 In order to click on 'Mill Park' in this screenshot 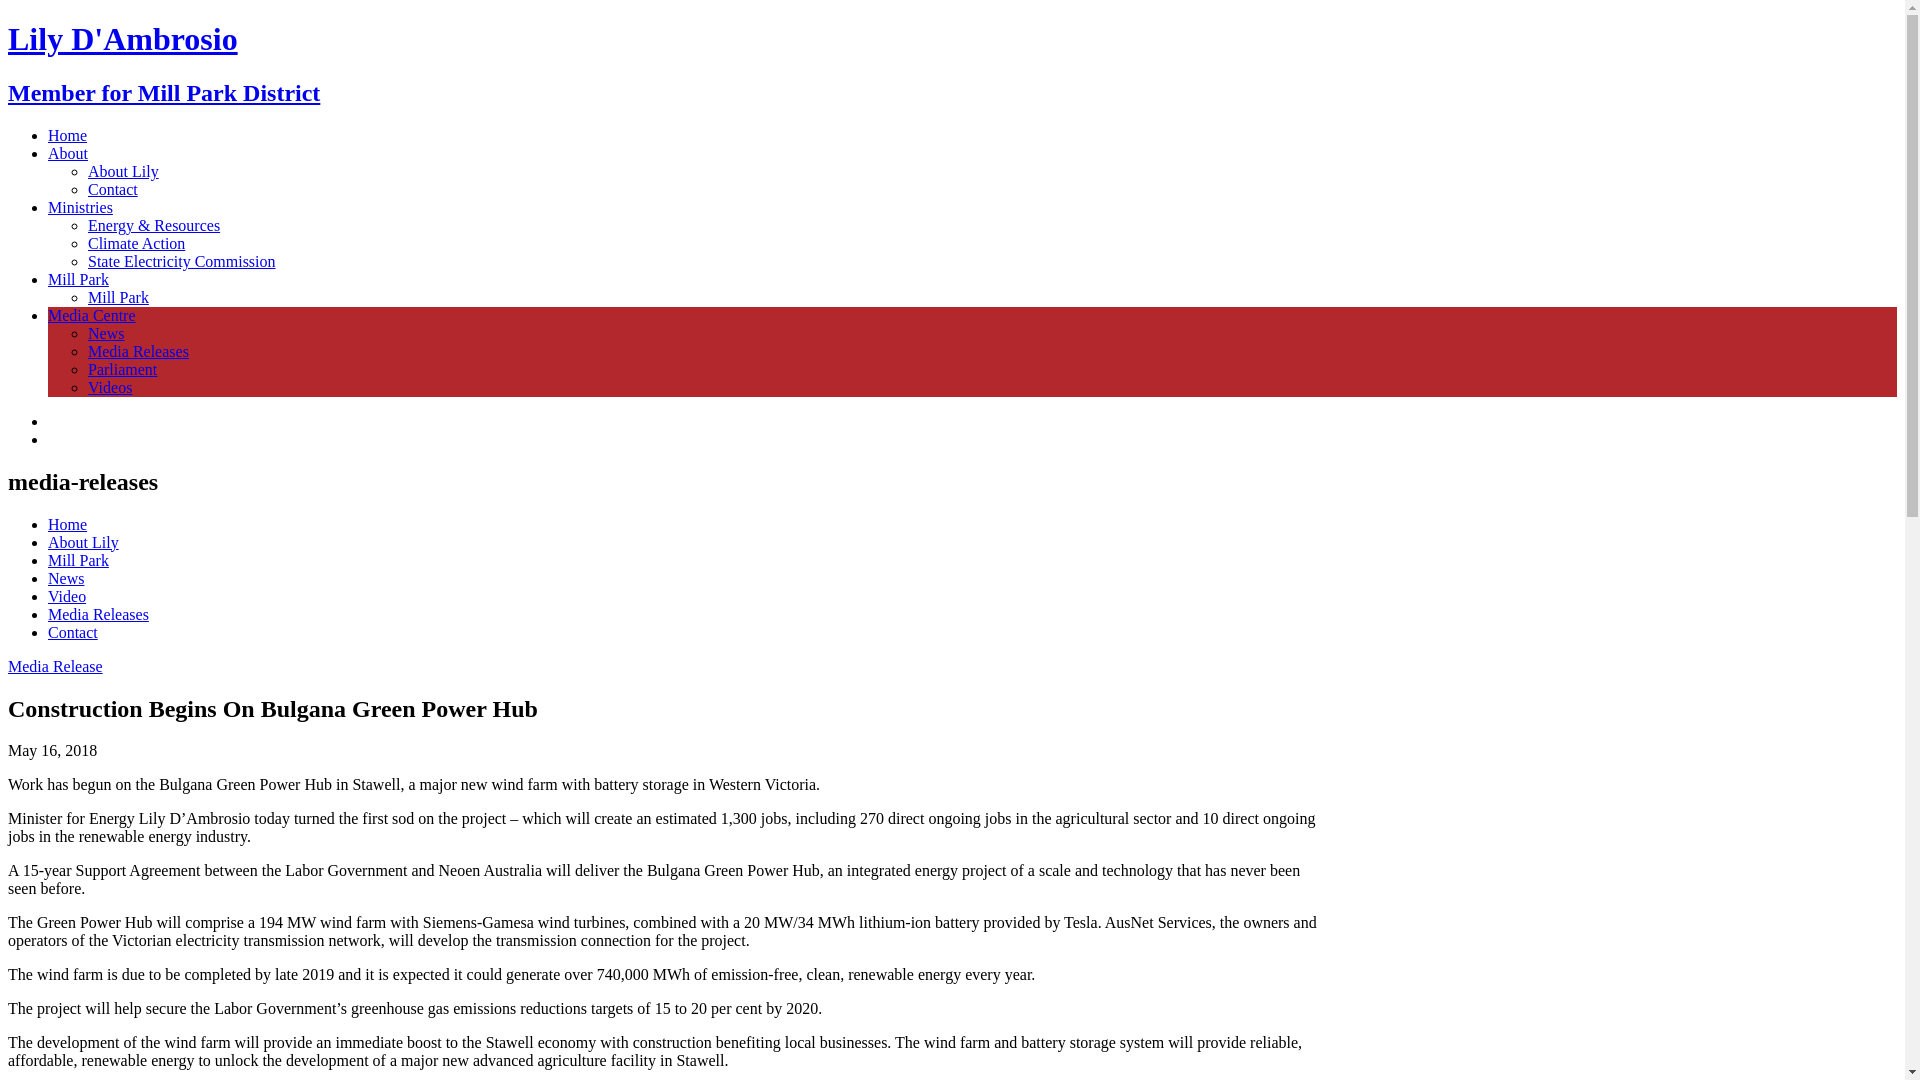, I will do `click(78, 279)`.